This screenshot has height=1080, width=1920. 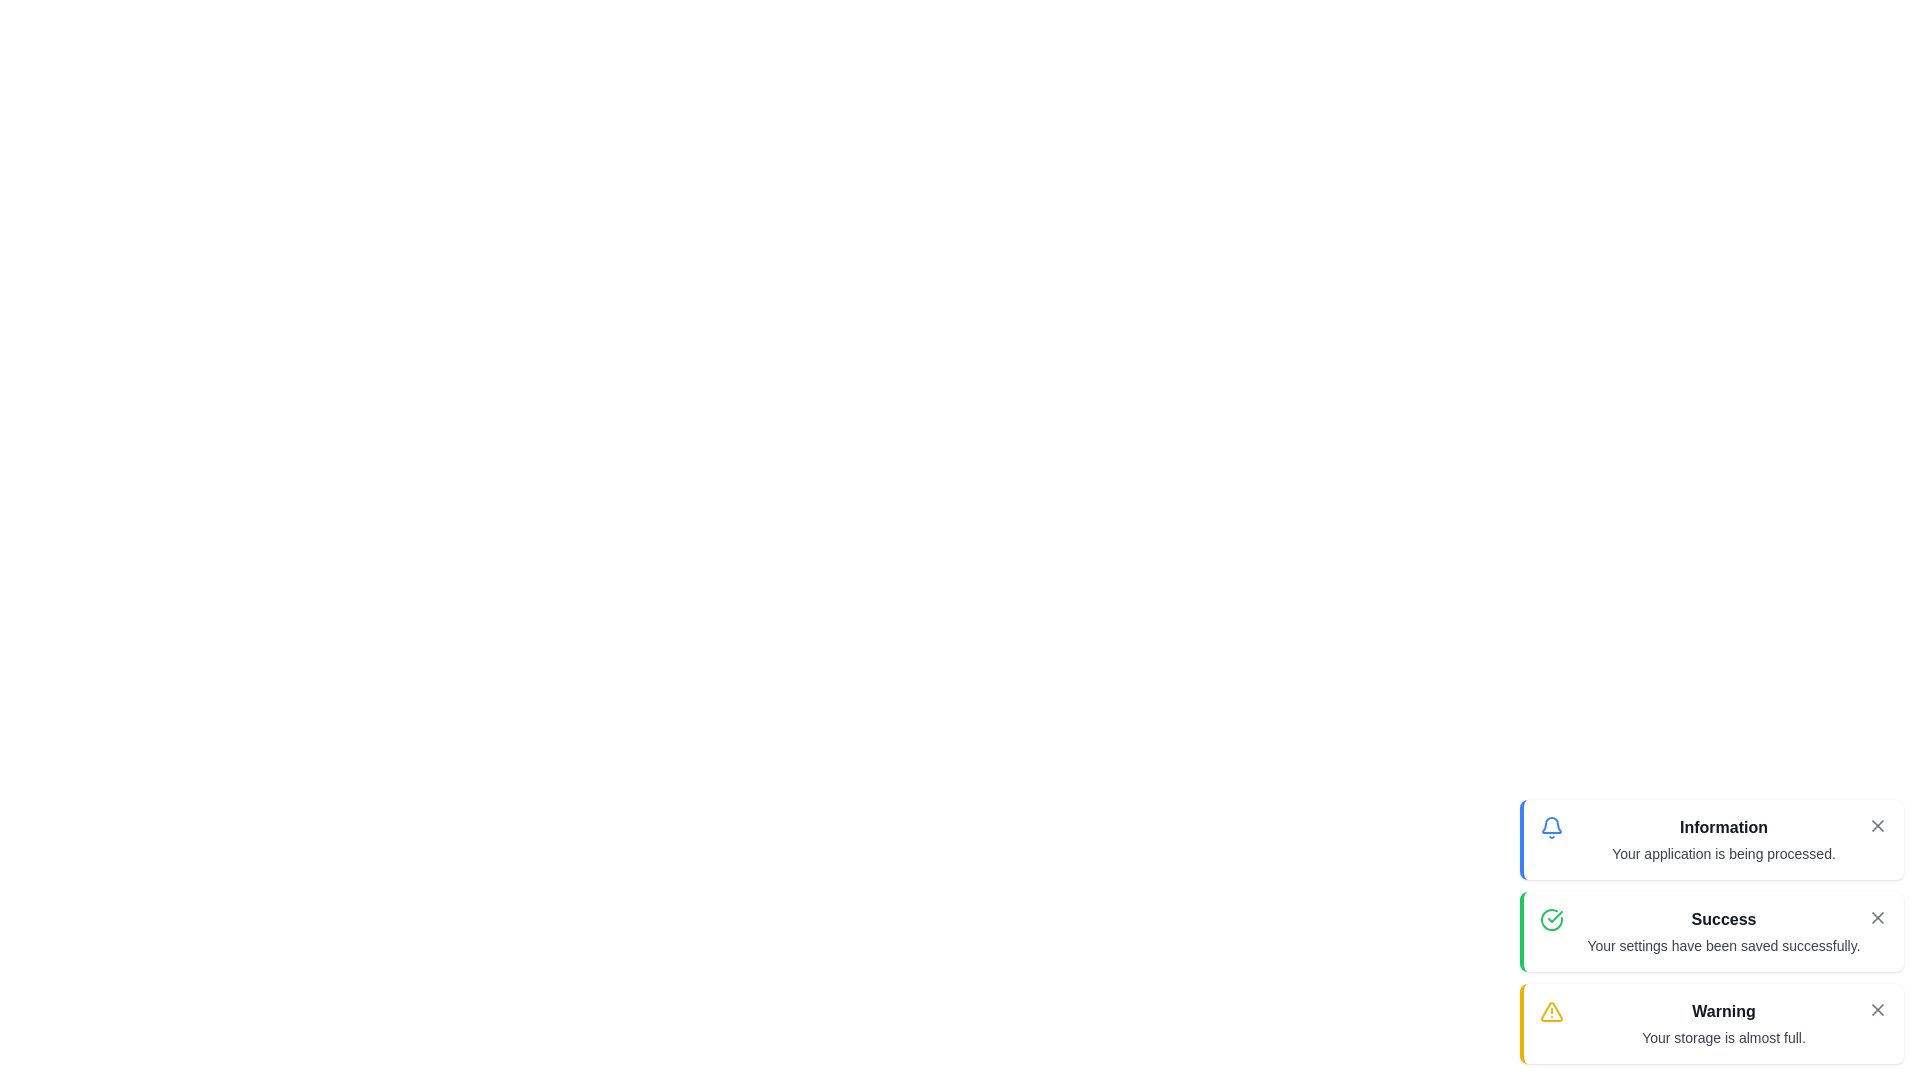 I want to click on the icon representing the snackbar type info, so click(x=1550, y=828).